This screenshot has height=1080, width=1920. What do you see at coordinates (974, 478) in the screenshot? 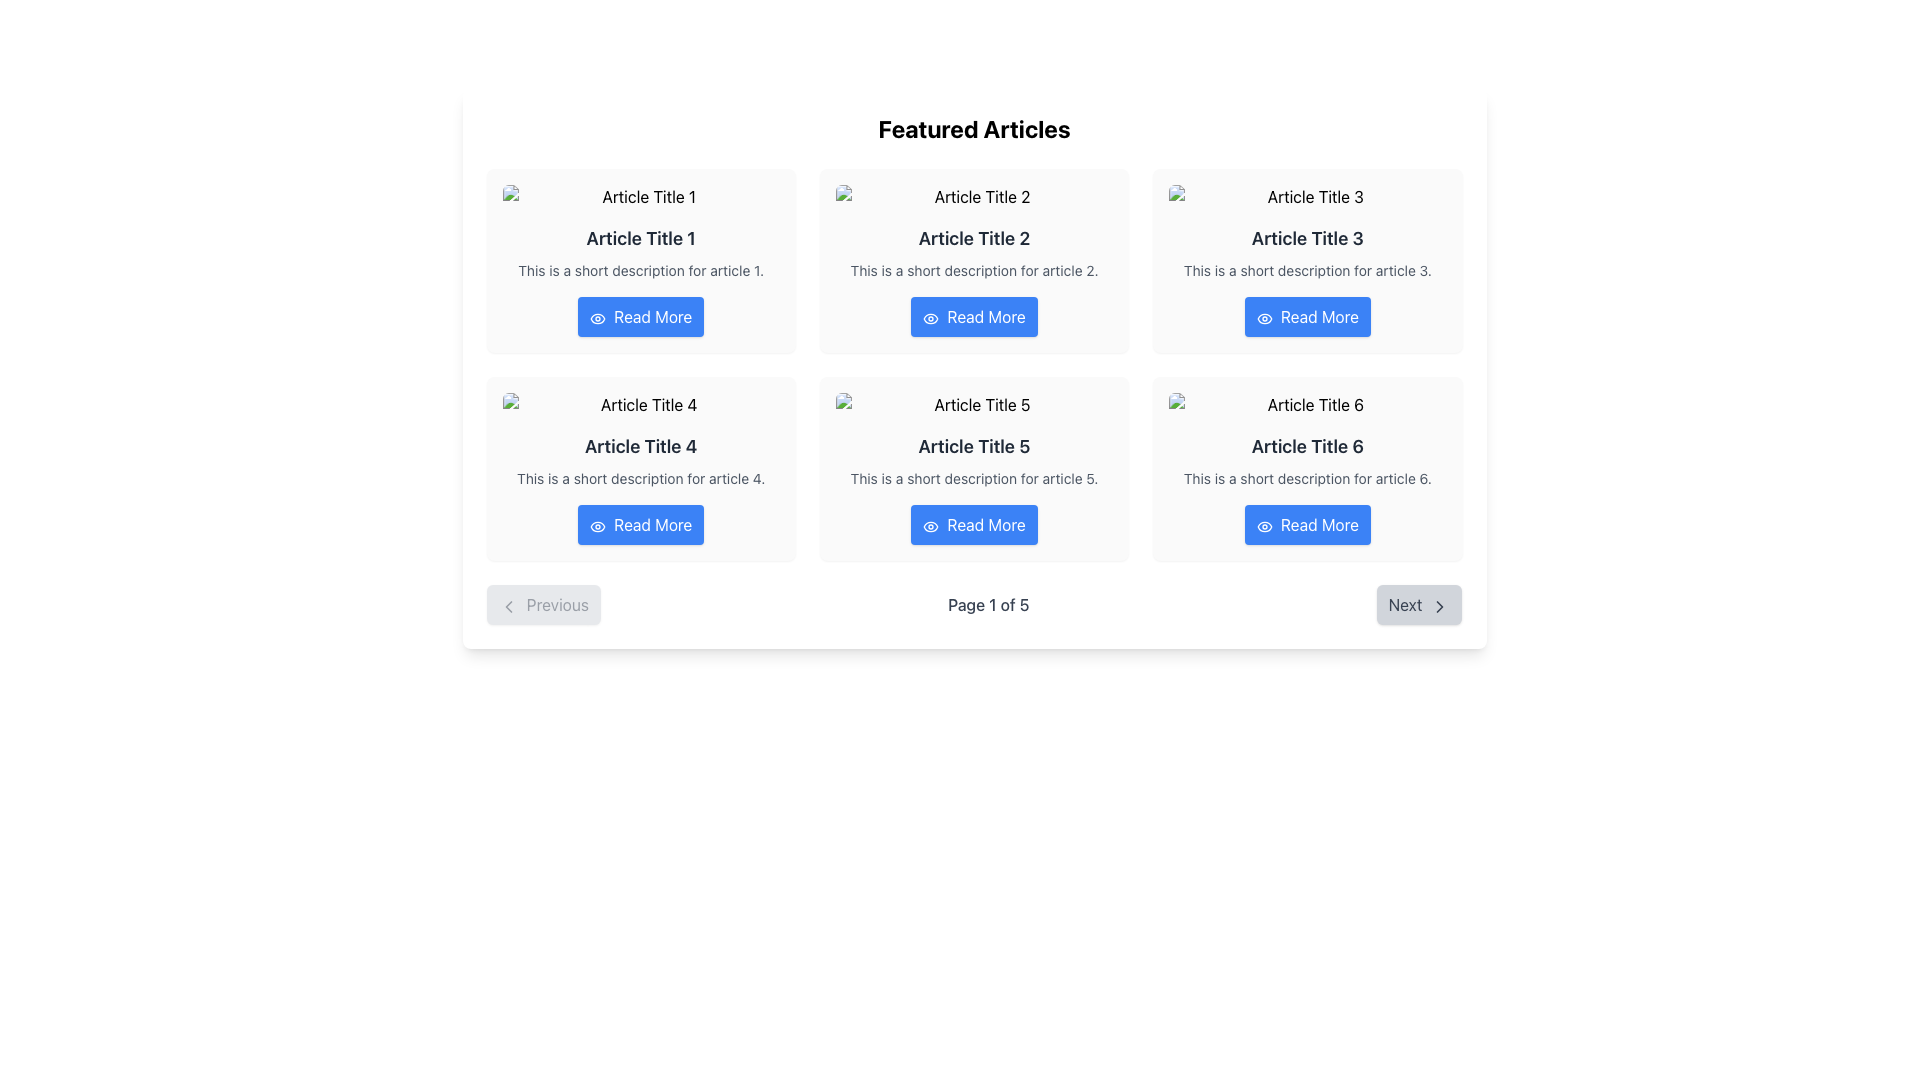
I see `the descriptive text element for the article titled 'Article Title 5', which is located directly below its title and above the 'Read More' button` at bounding box center [974, 478].